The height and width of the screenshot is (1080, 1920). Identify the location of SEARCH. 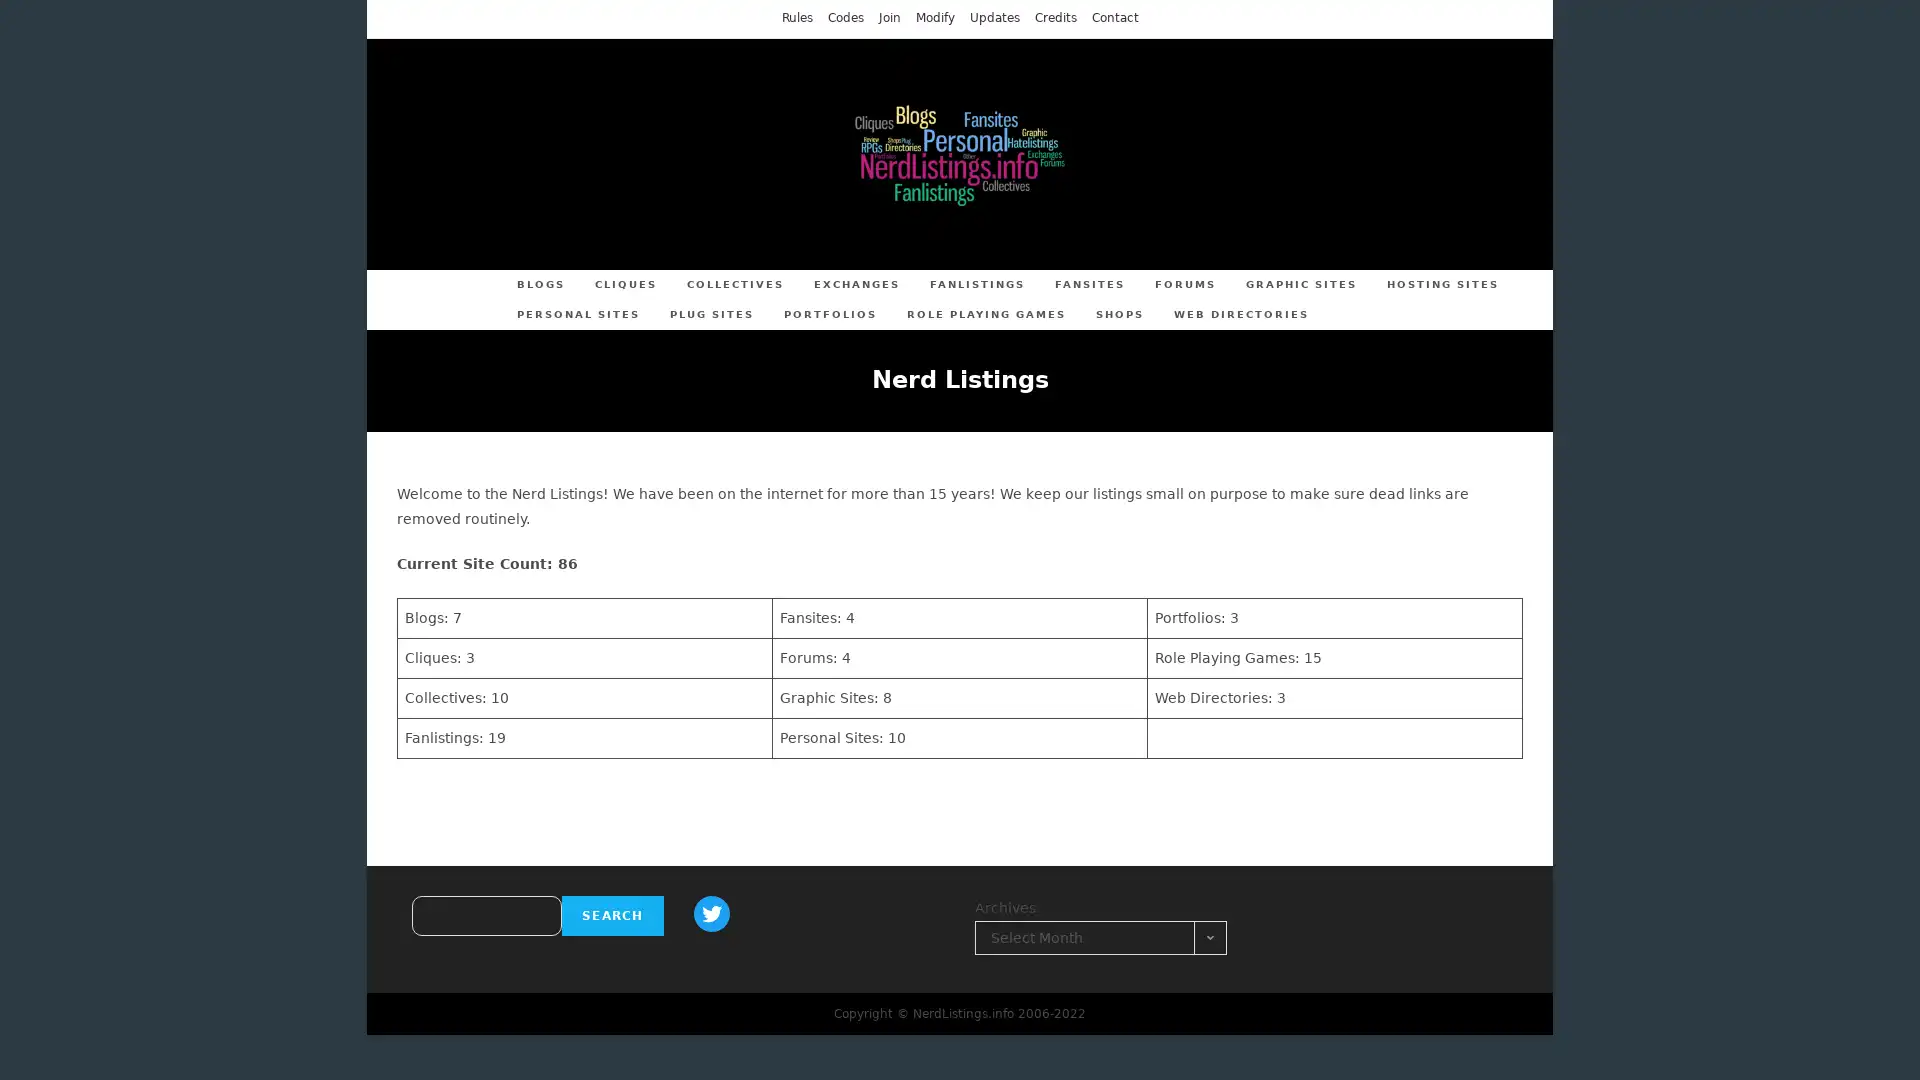
(611, 915).